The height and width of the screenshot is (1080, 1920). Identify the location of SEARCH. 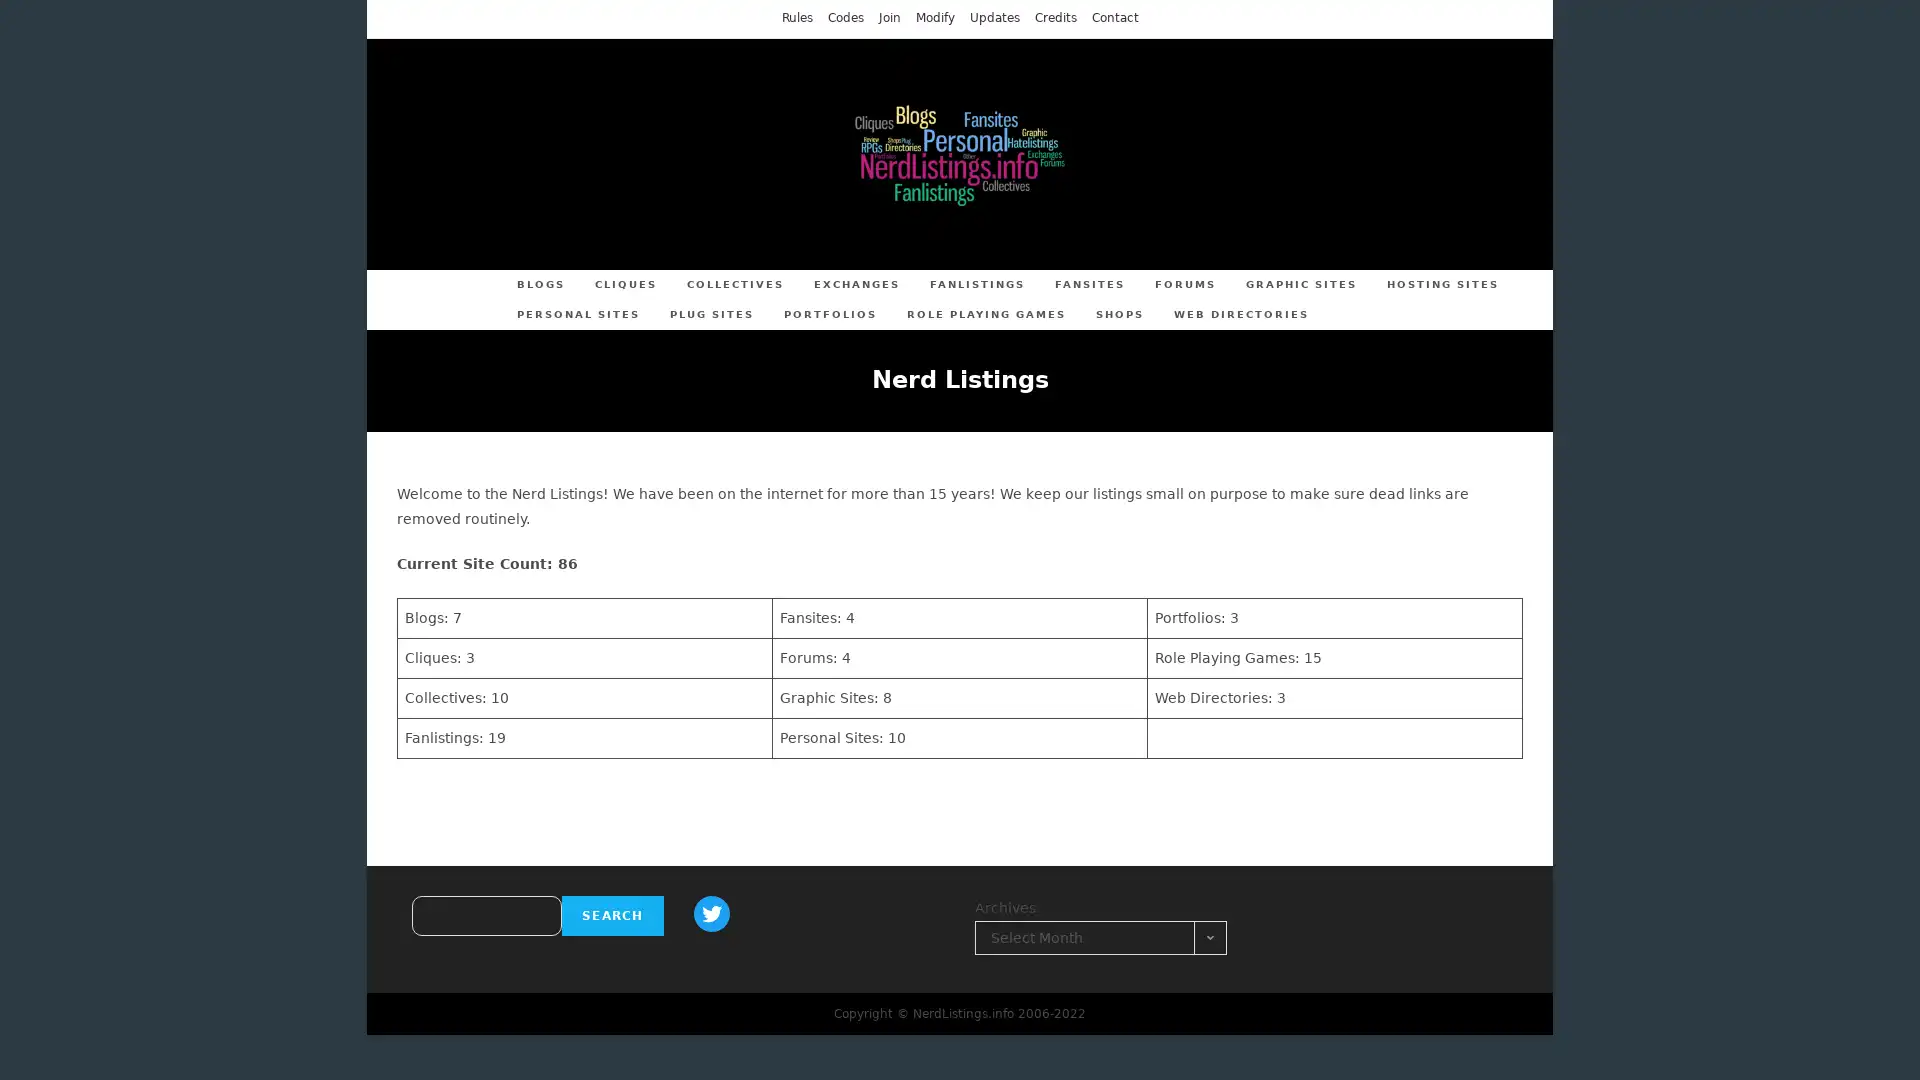
(611, 915).